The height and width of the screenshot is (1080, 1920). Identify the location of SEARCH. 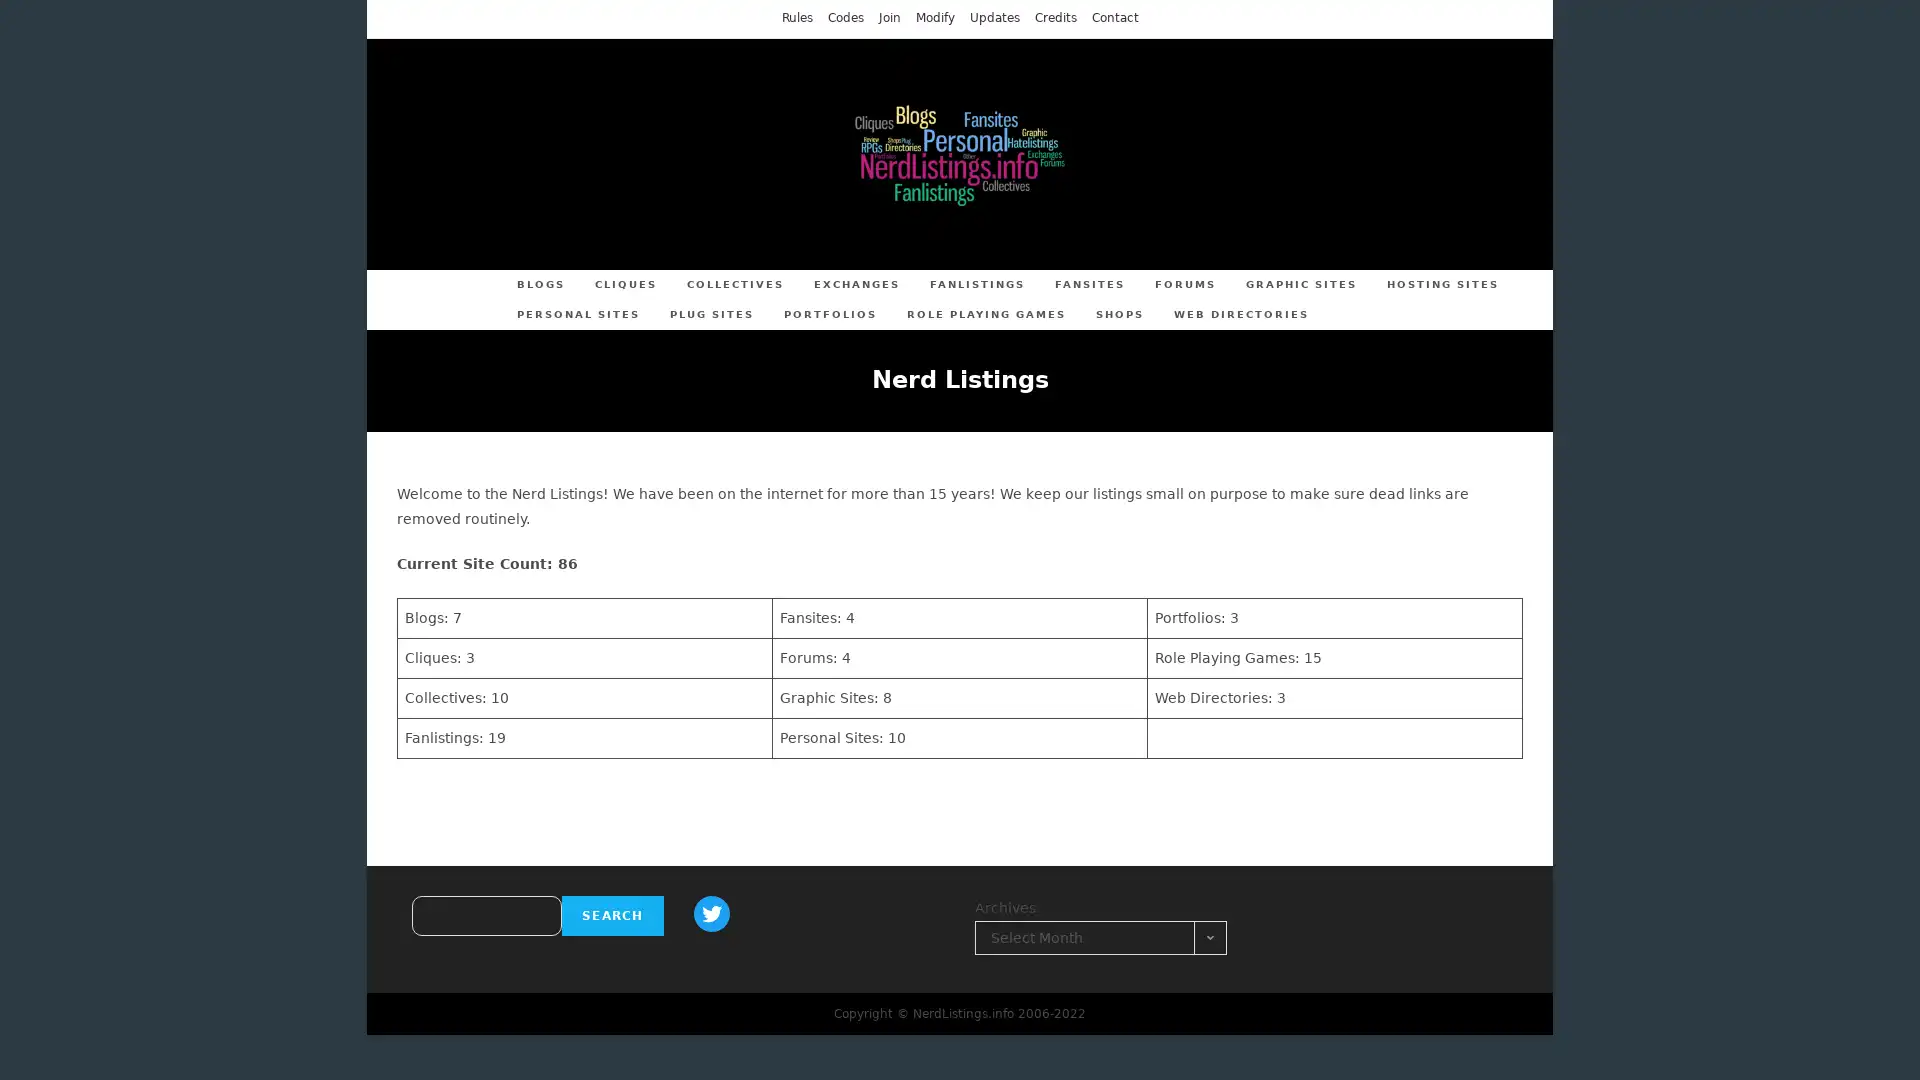
(611, 915).